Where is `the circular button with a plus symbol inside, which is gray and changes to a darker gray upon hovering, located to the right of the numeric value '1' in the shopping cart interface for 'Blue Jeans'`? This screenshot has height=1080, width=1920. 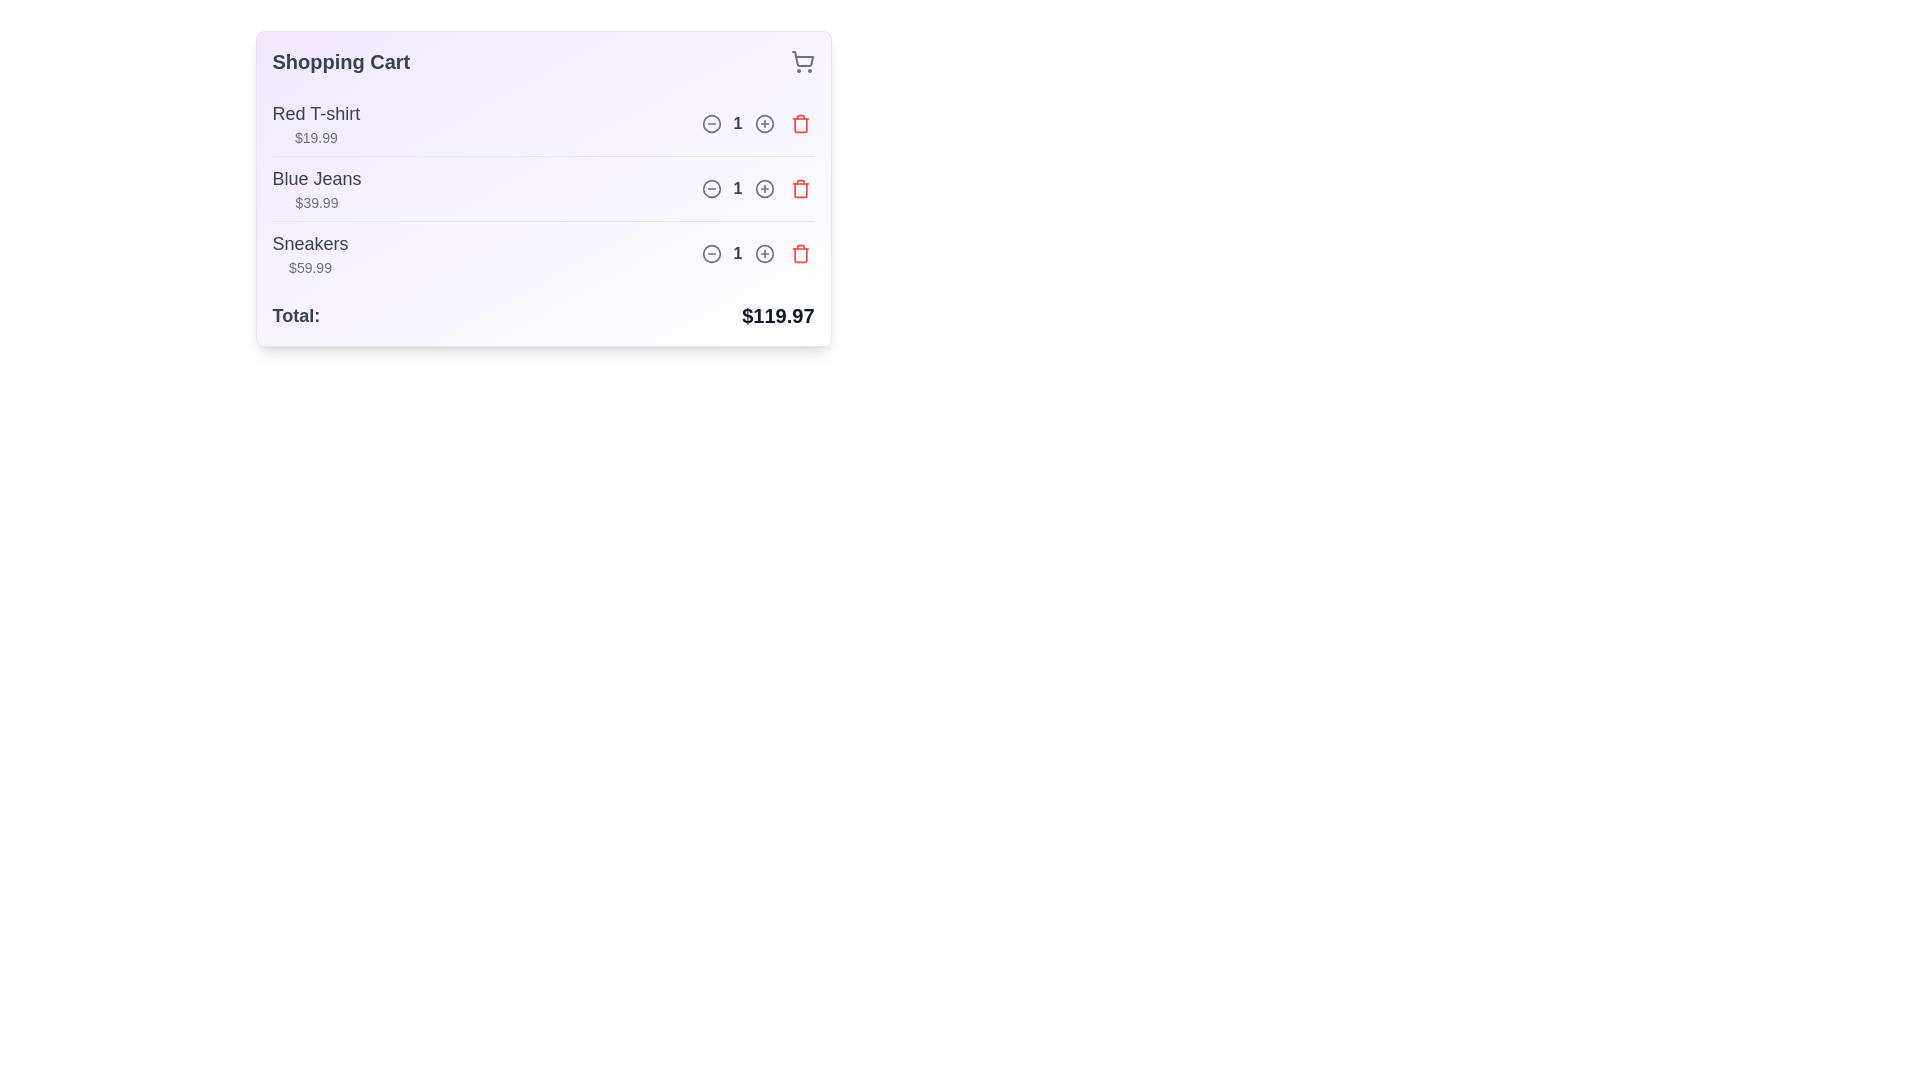 the circular button with a plus symbol inside, which is gray and changes to a darker gray upon hovering, located to the right of the numeric value '1' in the shopping cart interface for 'Blue Jeans' is located at coordinates (755, 189).